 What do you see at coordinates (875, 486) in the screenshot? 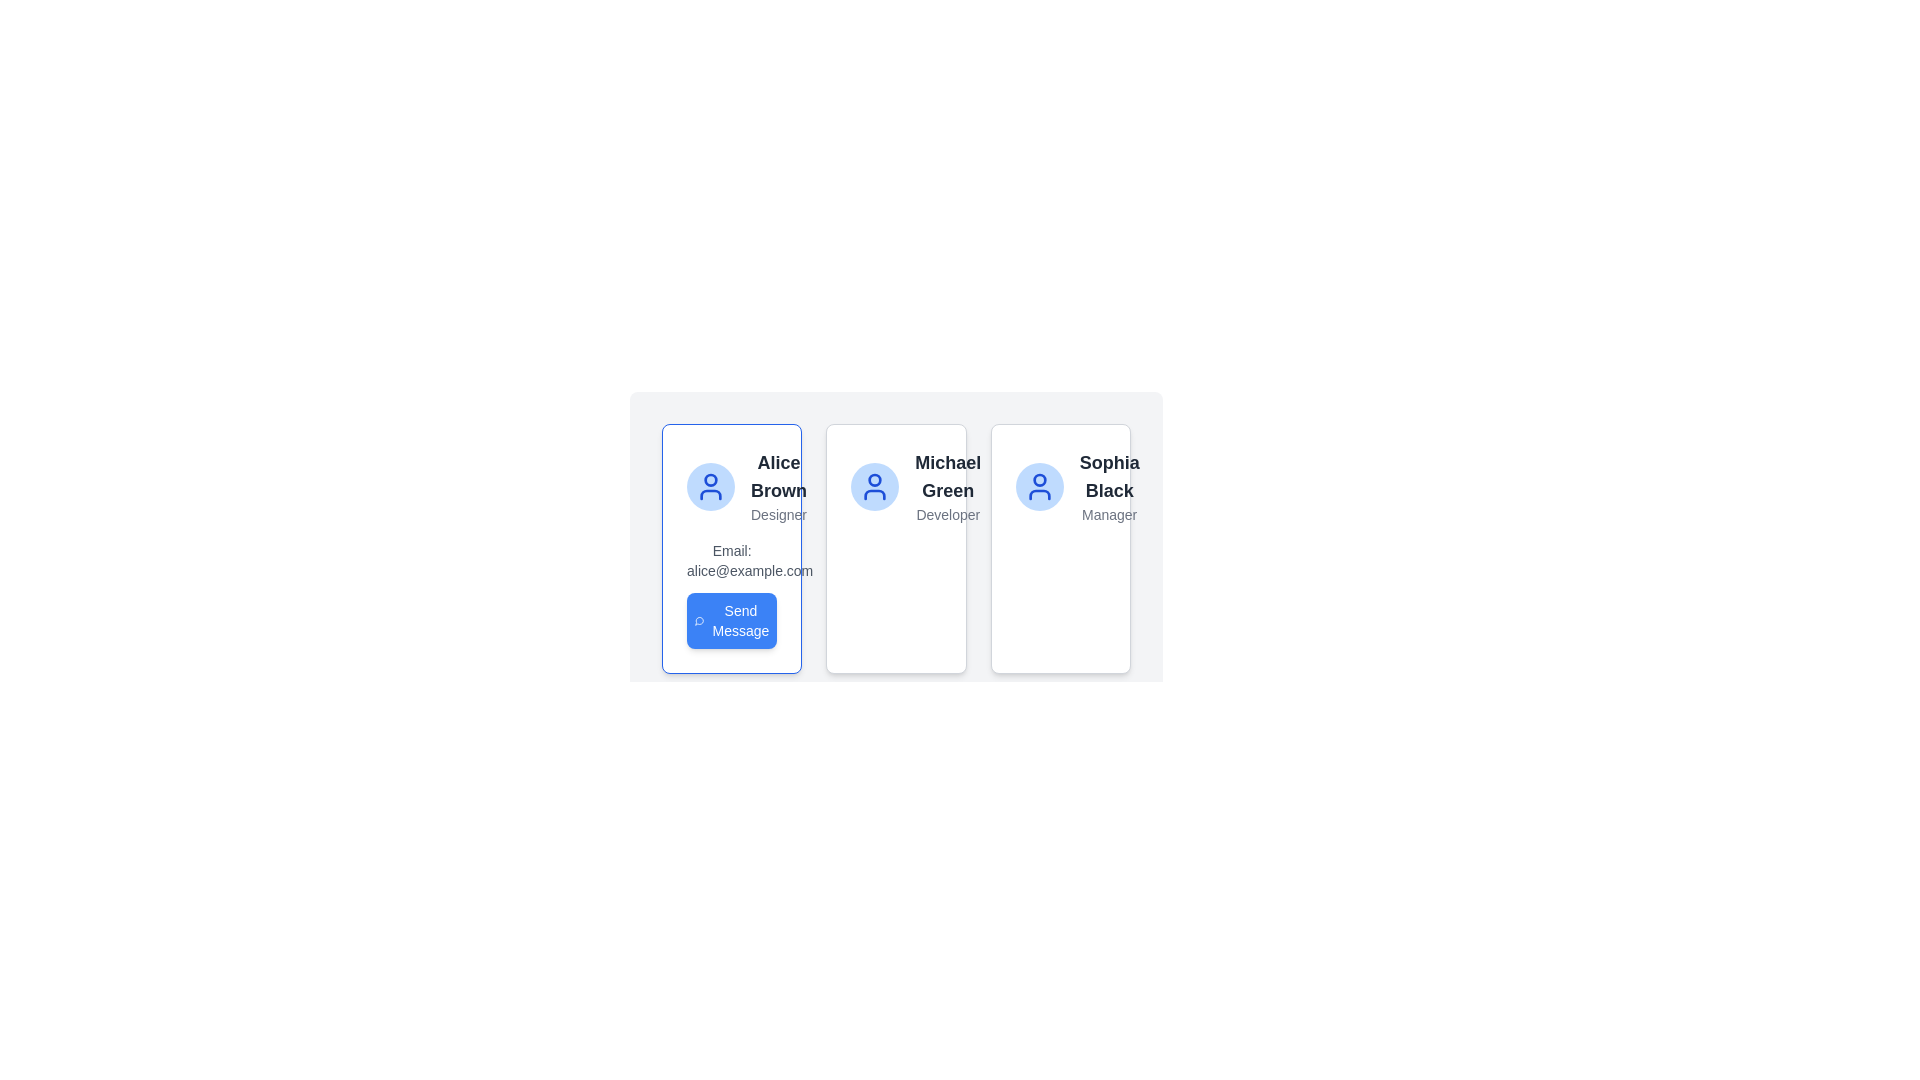
I see `the circular icon with a light blue background and dark blue user icon, located to the left of the text 'Michael Green' and 'Developer'` at bounding box center [875, 486].